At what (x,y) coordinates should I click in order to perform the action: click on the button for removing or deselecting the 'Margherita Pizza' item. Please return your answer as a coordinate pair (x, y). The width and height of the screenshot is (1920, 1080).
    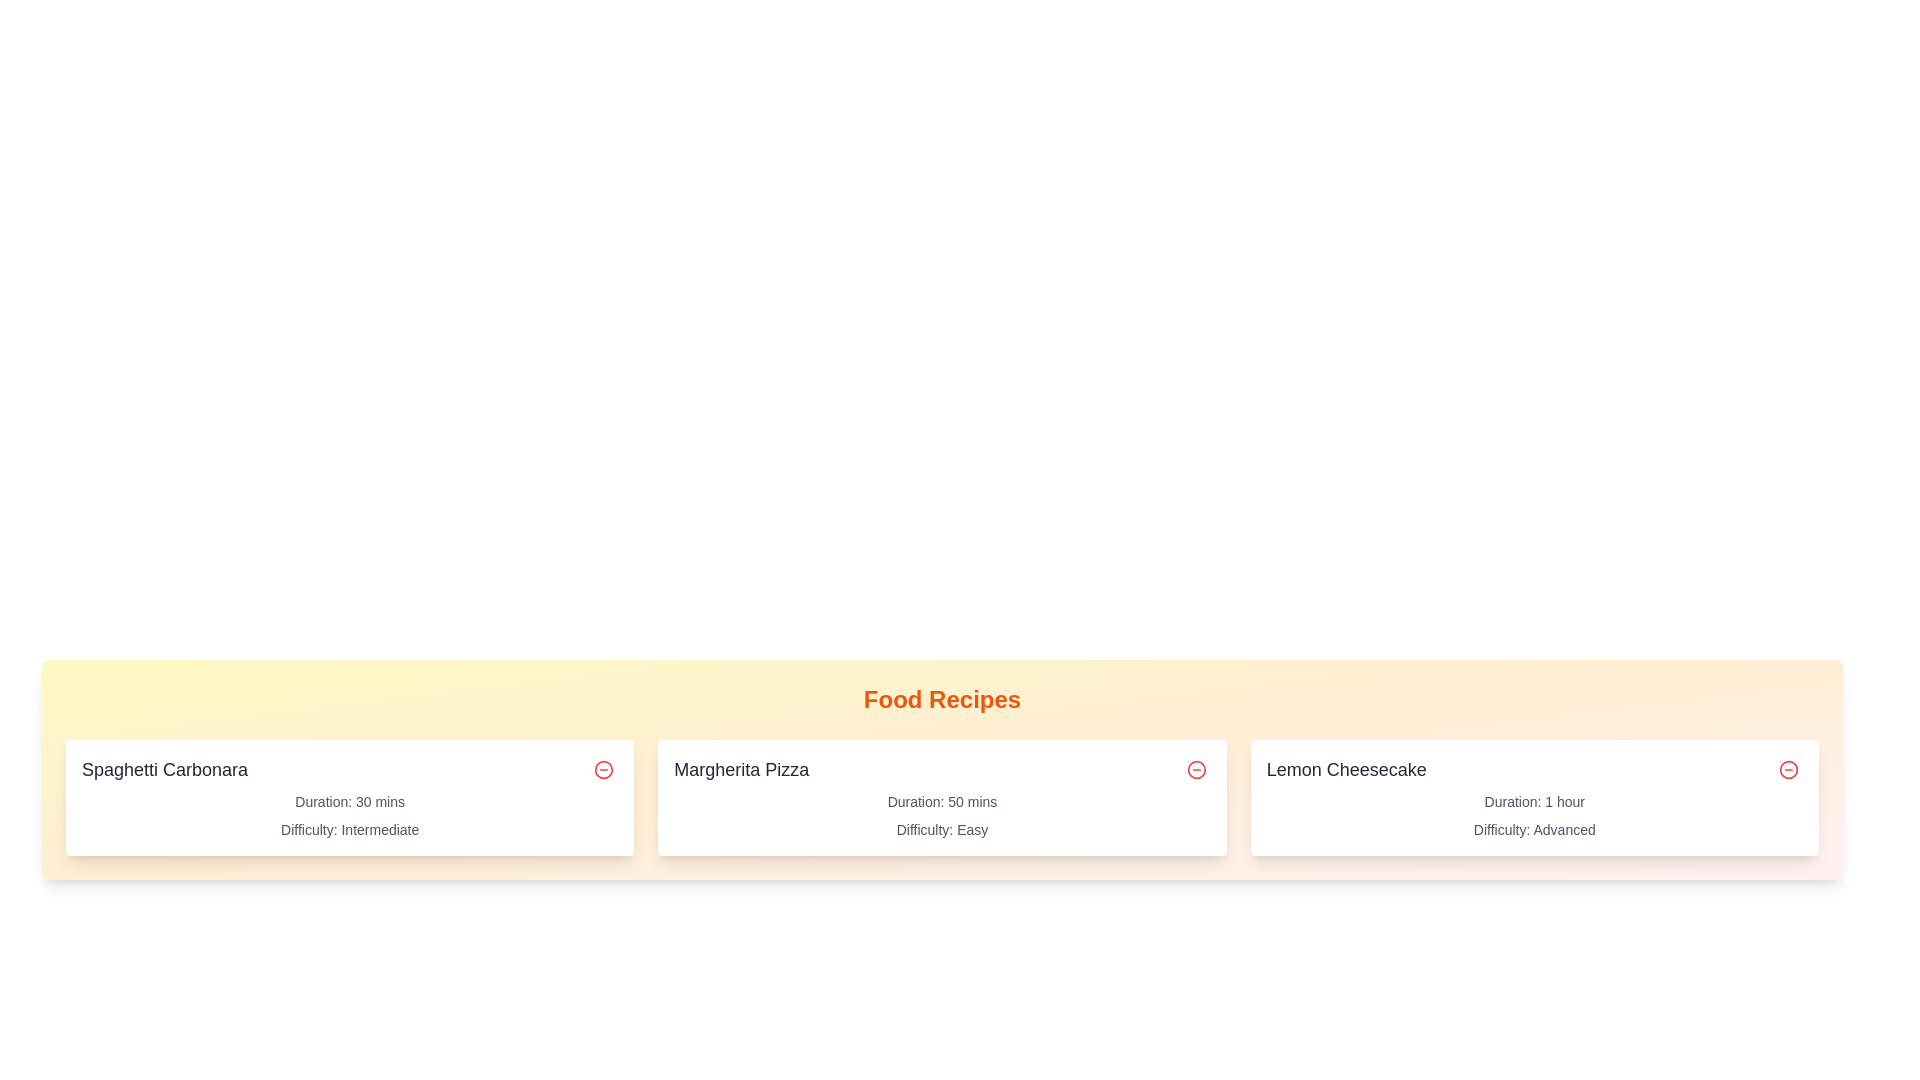
    Looking at the image, I should click on (1196, 769).